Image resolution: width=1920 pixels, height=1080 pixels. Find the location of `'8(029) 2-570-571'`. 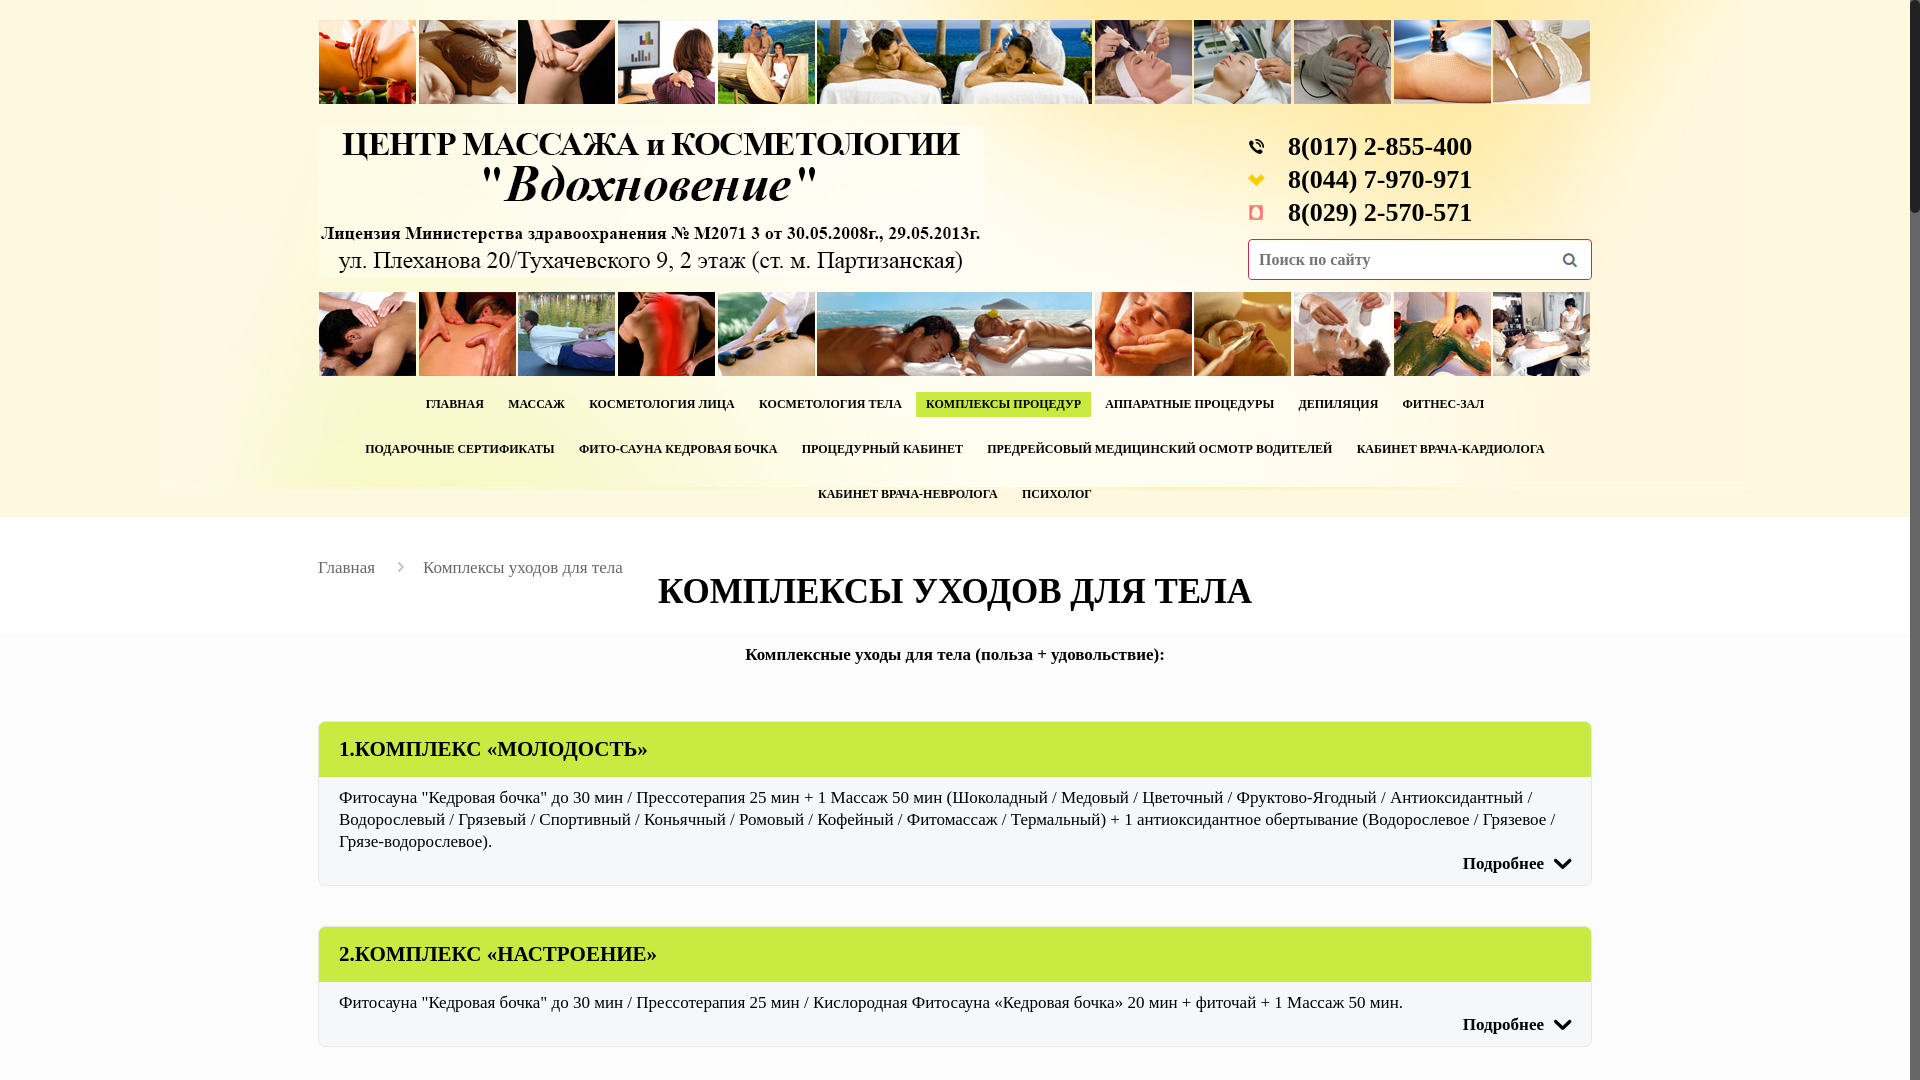

'8(029) 2-570-571' is located at coordinates (1379, 212).